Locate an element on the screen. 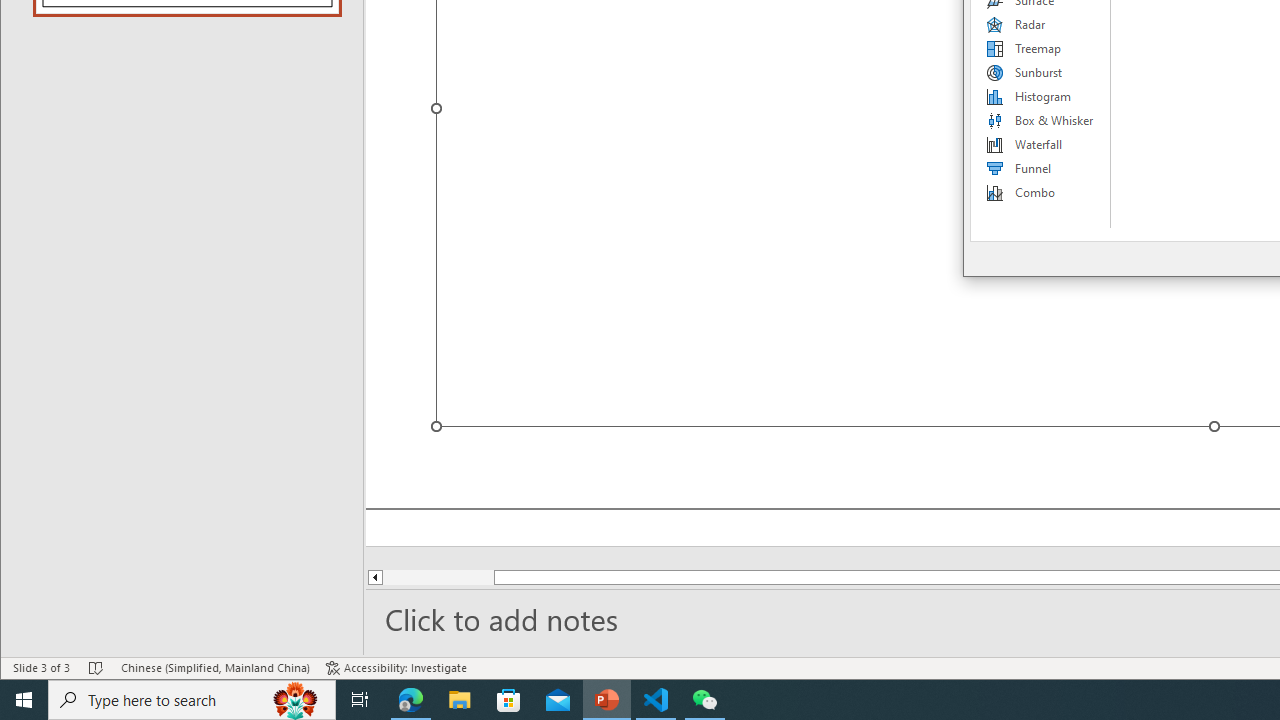 The image size is (1280, 720). 'Radar' is located at coordinates (1040, 24).